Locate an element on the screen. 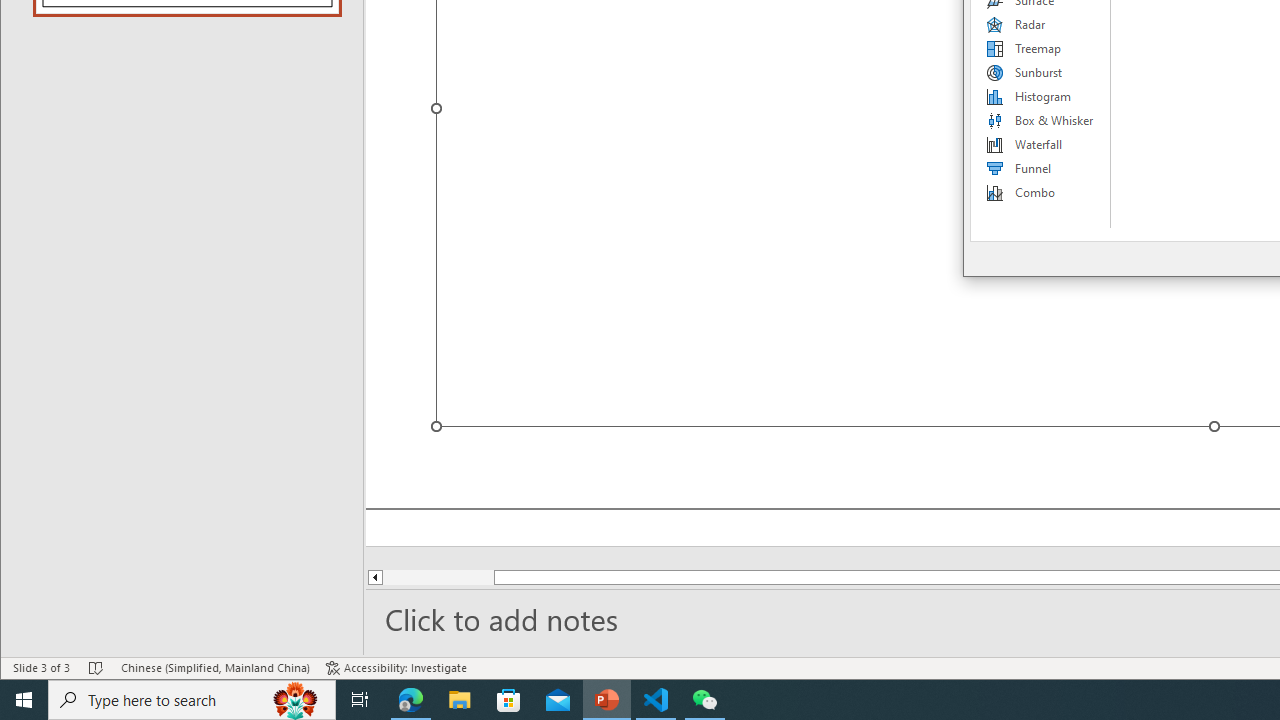 The image size is (1280, 720). 'Radar' is located at coordinates (1040, 24).